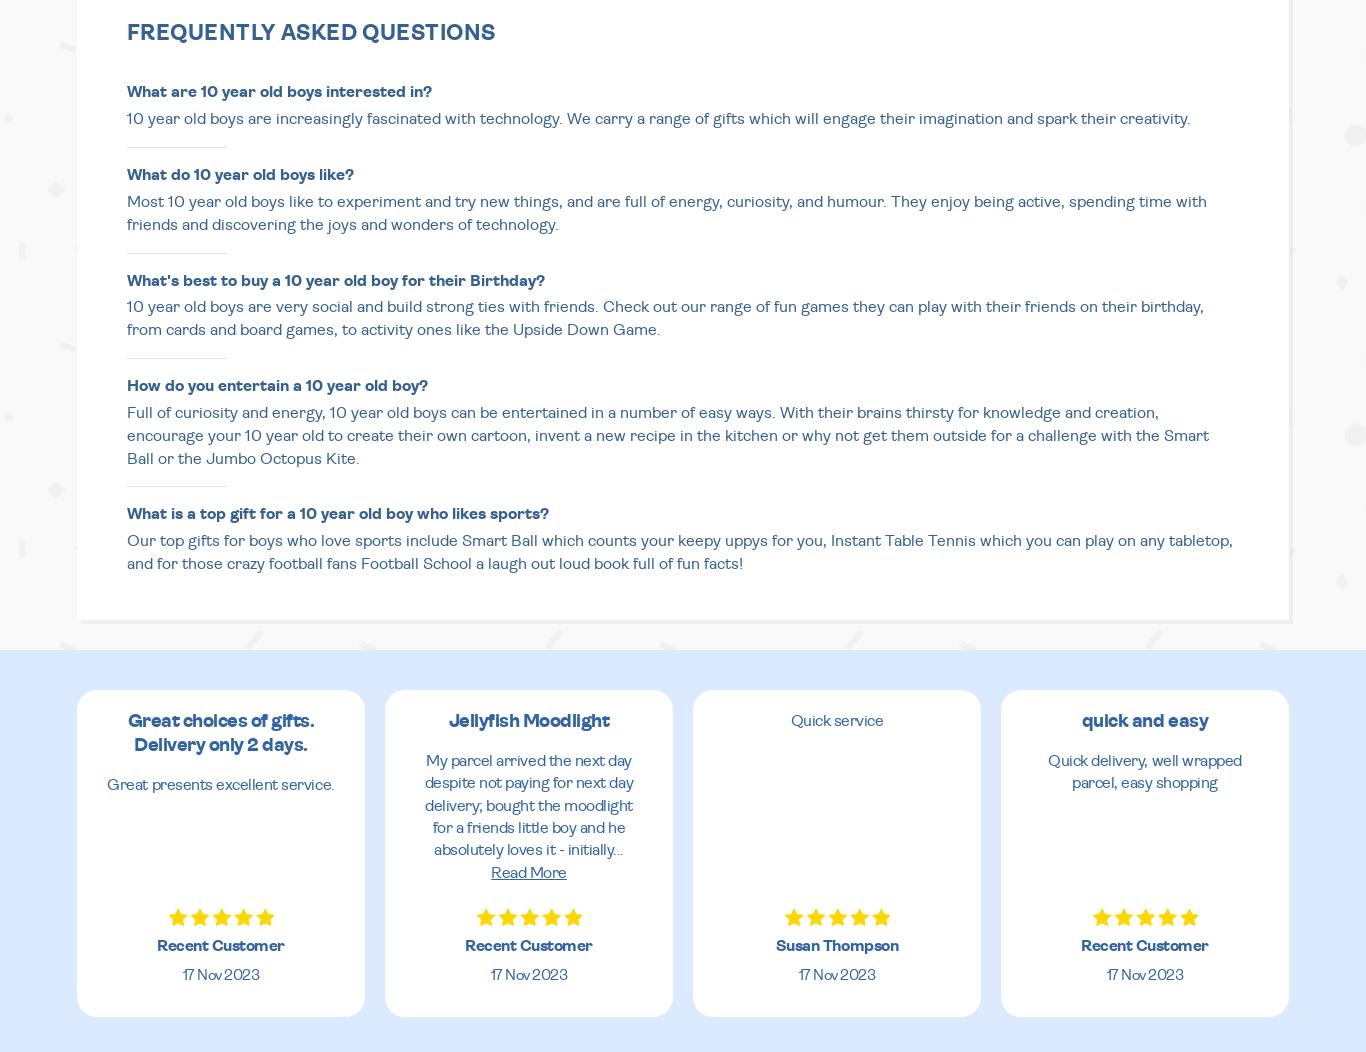 This screenshot has height=1052, width=1366. I want to click on 'Read More', so click(490, 871).